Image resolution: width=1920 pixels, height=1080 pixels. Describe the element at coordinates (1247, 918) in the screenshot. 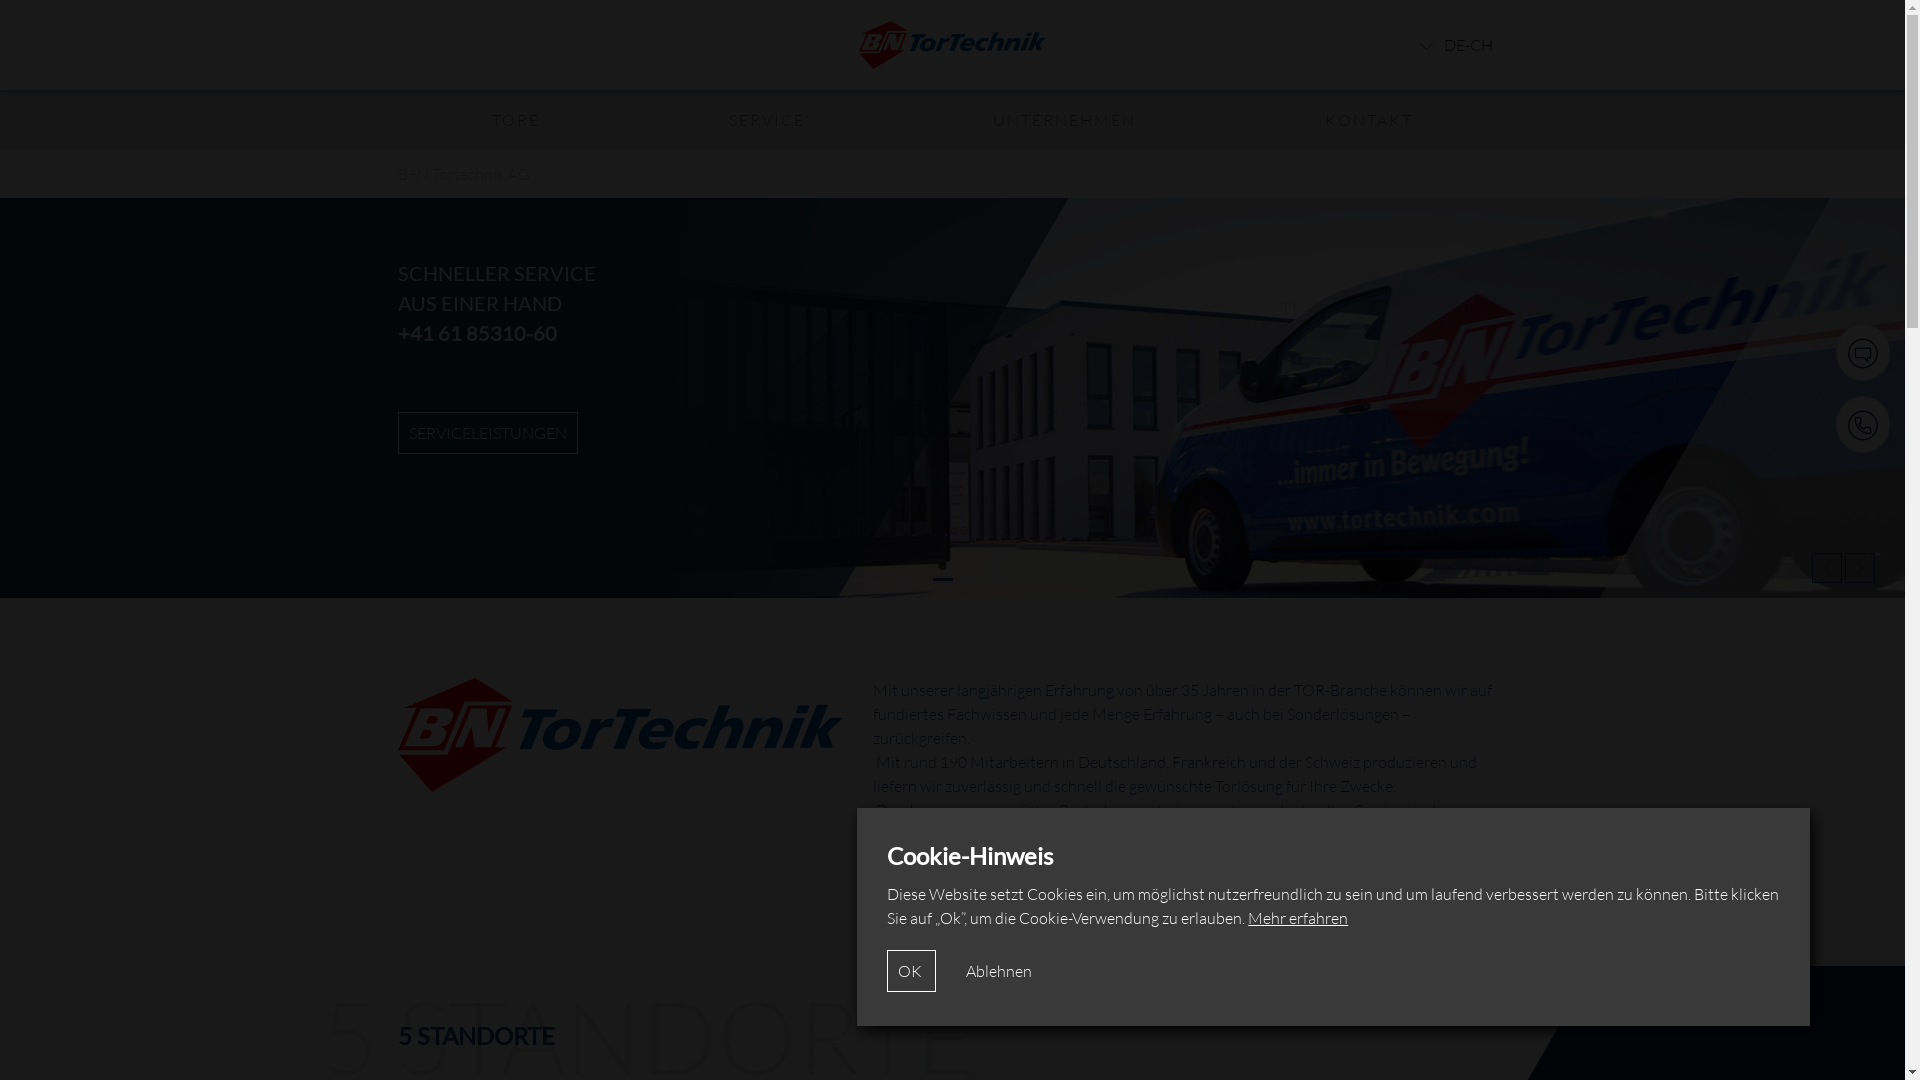

I see `'Mehr erfahren'` at that location.